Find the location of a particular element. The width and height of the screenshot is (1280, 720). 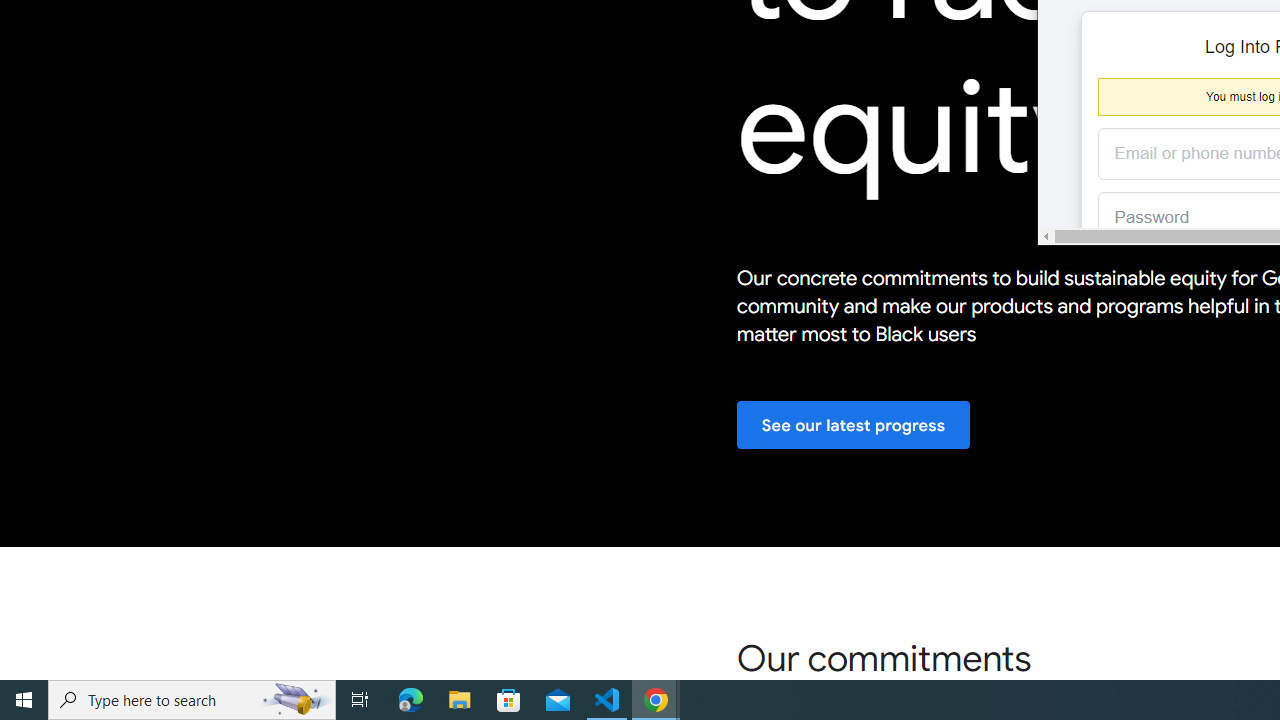

'Task View' is located at coordinates (359, 698).